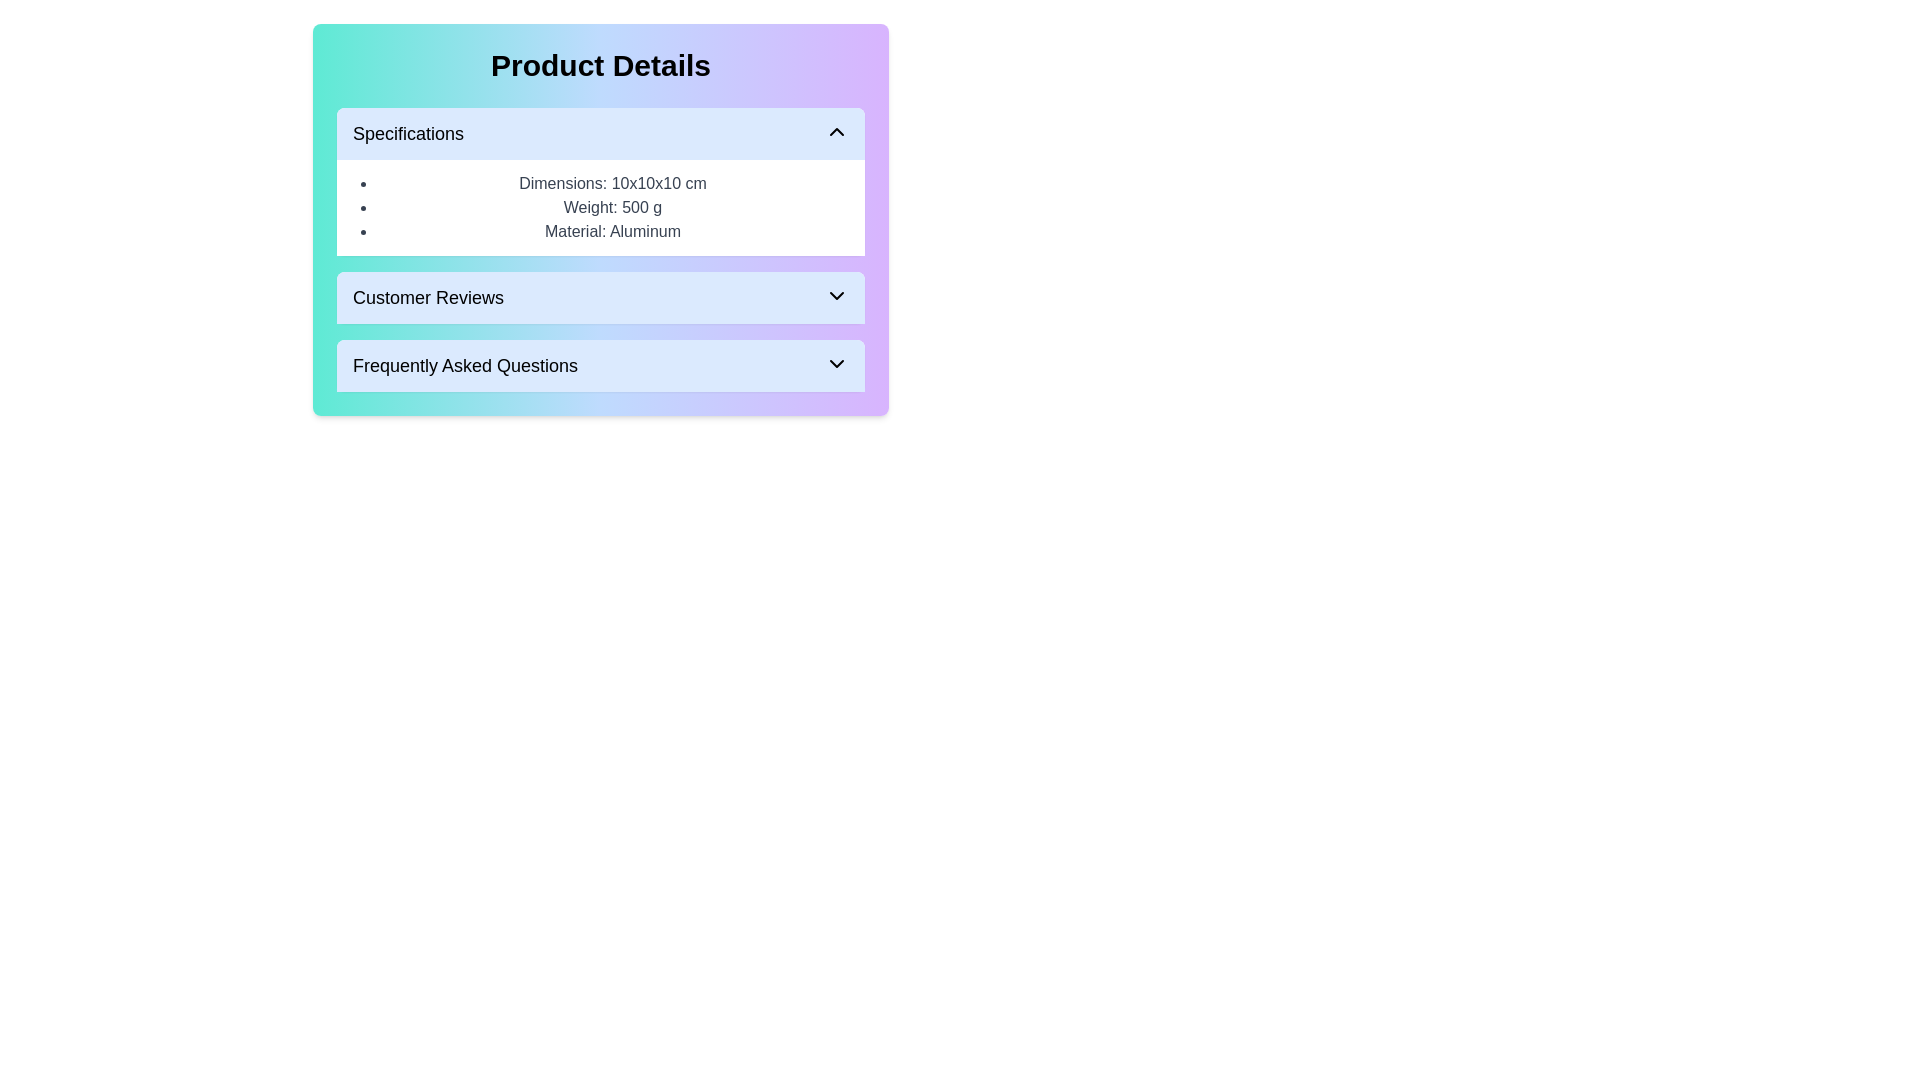 The image size is (1920, 1080). What do you see at coordinates (836, 131) in the screenshot?
I see `the arrow icon located at the far-right end of the 'Specifications' header in the 'Product Details' section` at bounding box center [836, 131].